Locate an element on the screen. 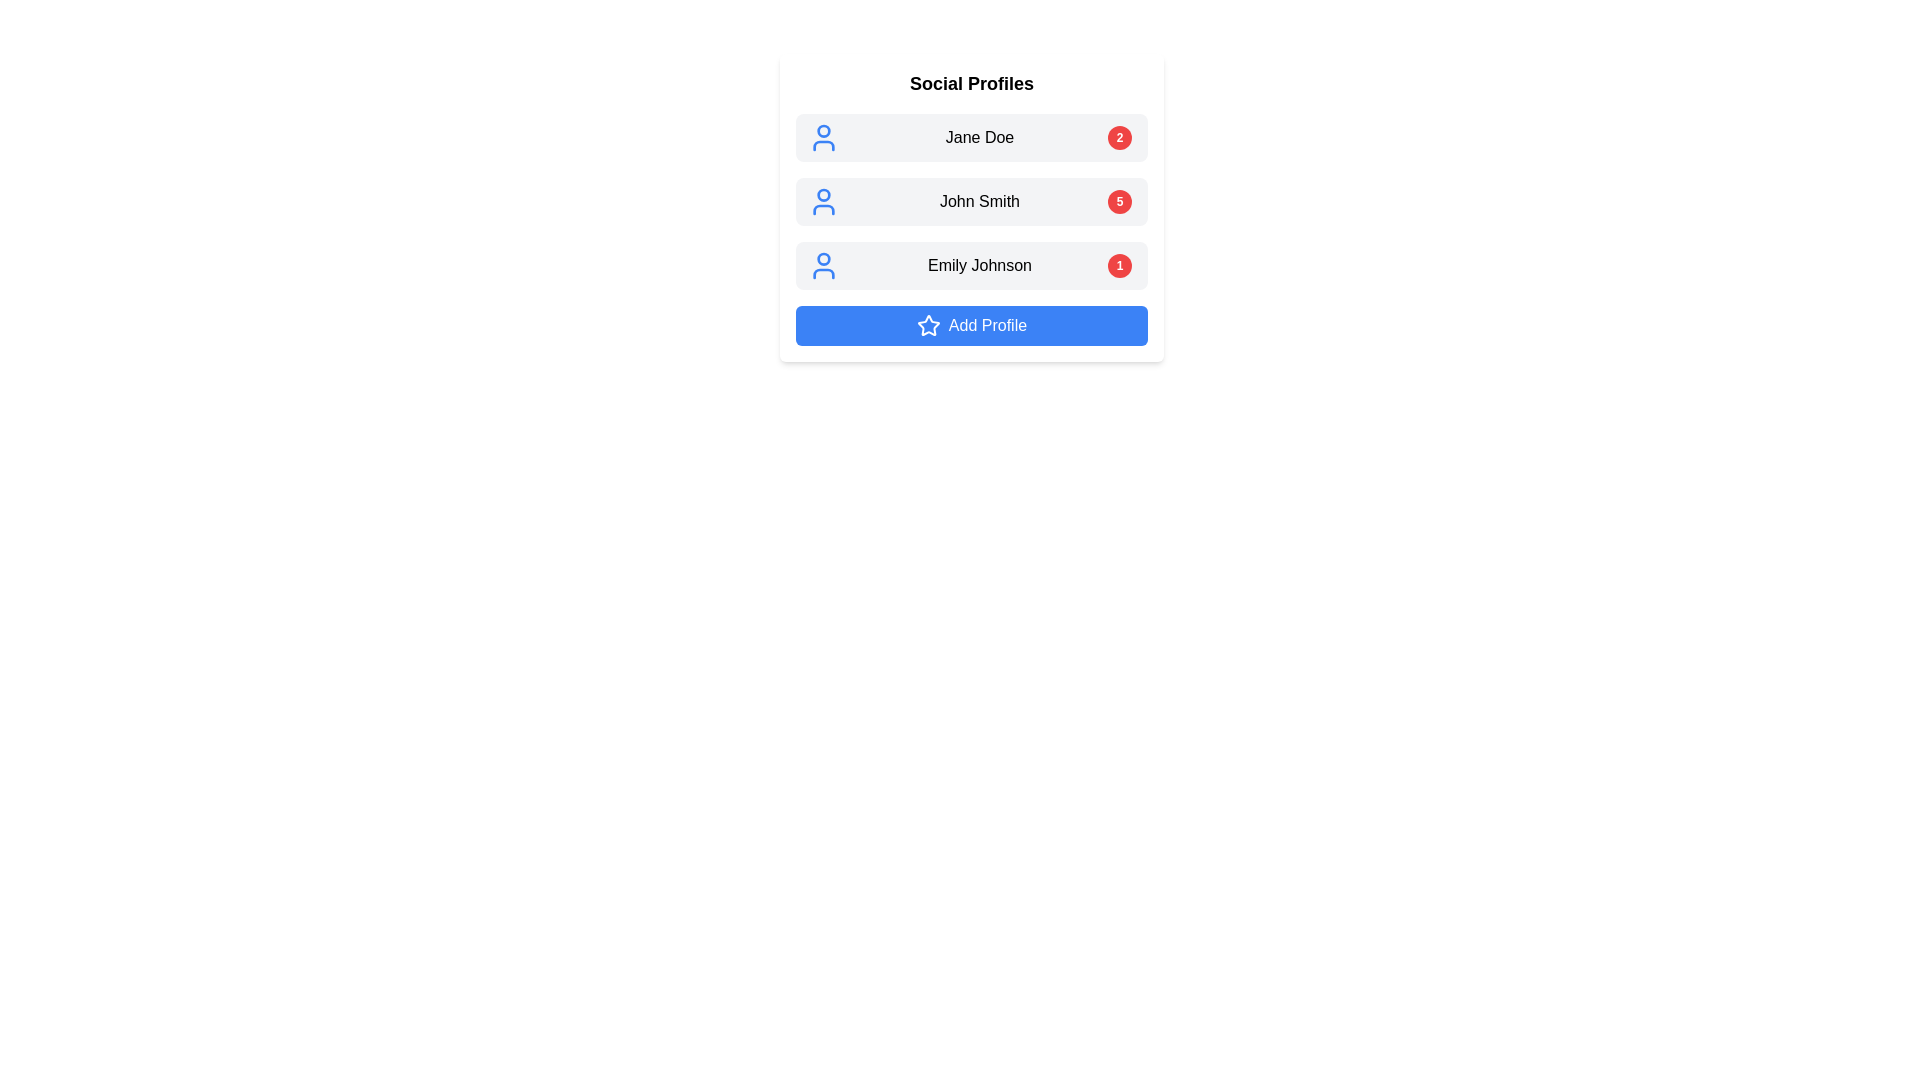  the displayed number on the small circular badge showing '5' in white text against a red background, located on the right side of 'John Smith' in the second row is located at coordinates (1118, 201).